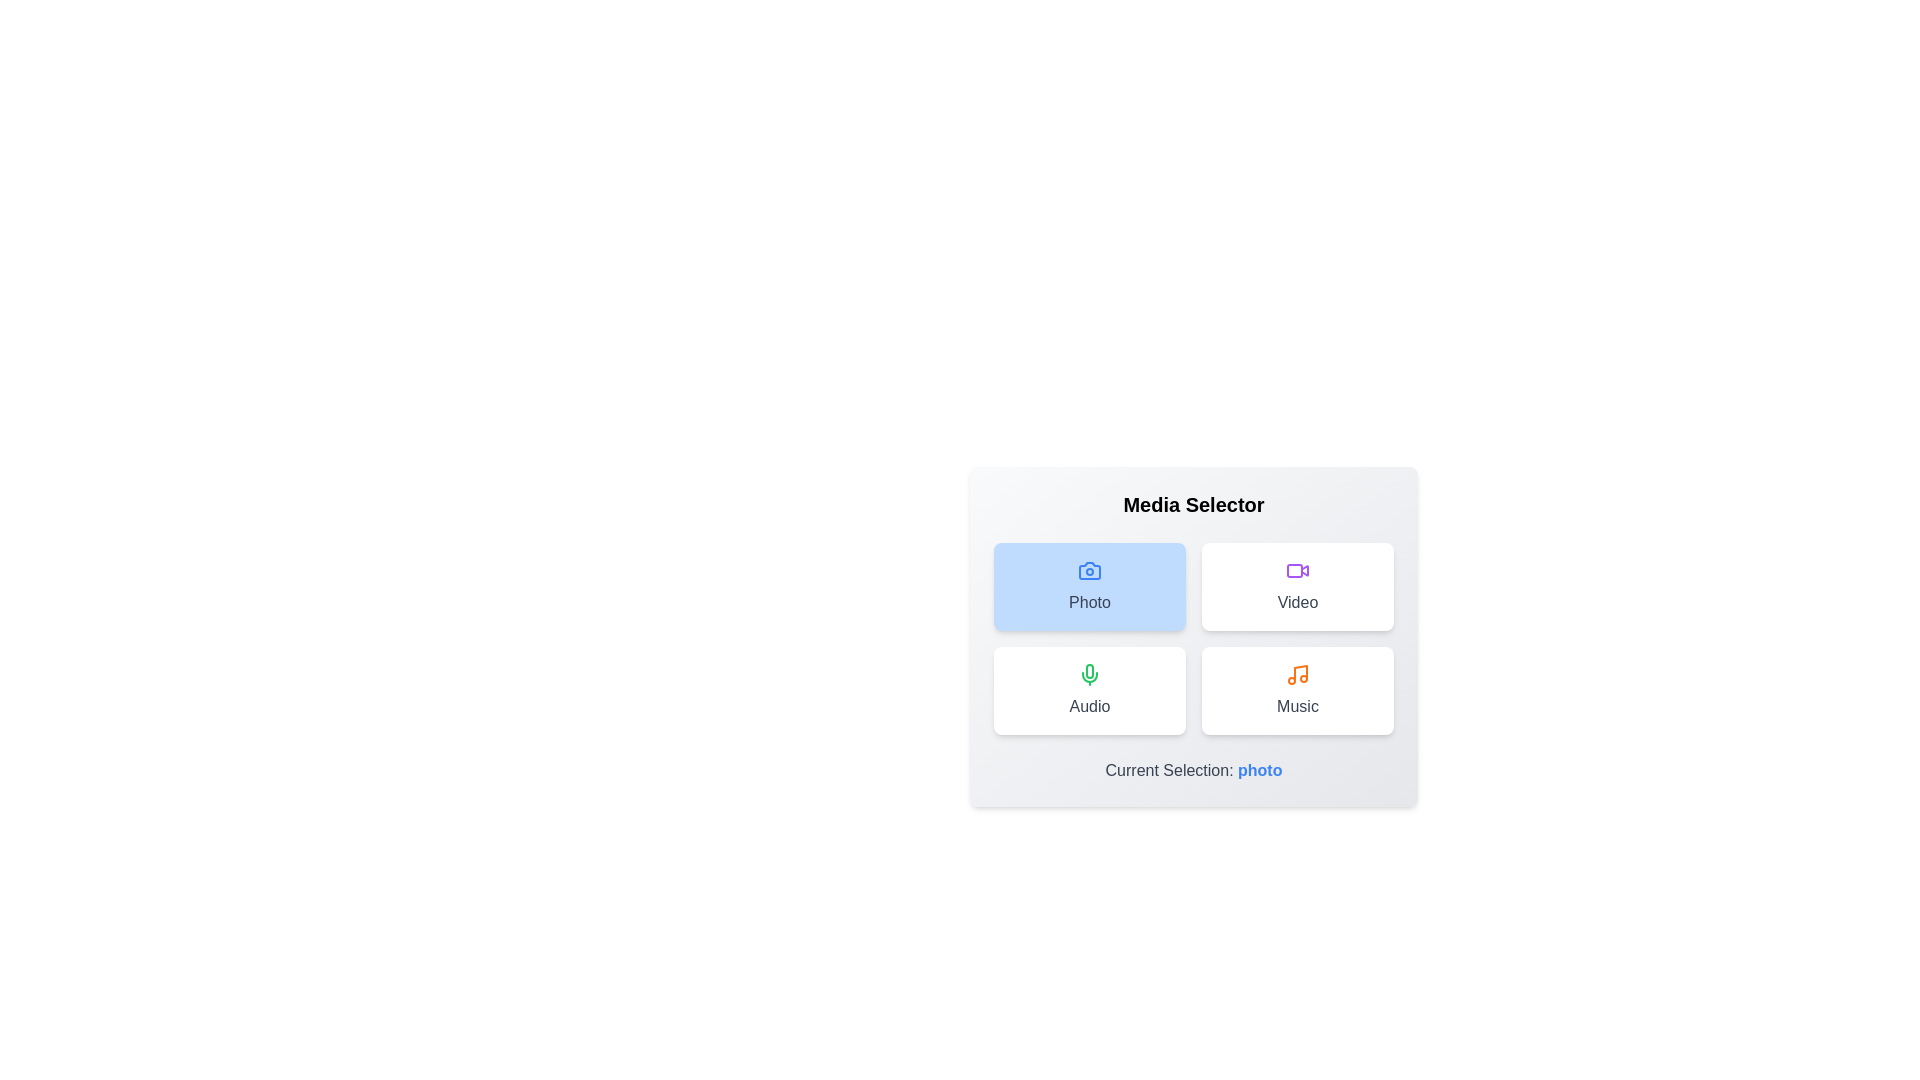 The width and height of the screenshot is (1920, 1080). I want to click on the button corresponding to the media type Video, so click(1297, 585).